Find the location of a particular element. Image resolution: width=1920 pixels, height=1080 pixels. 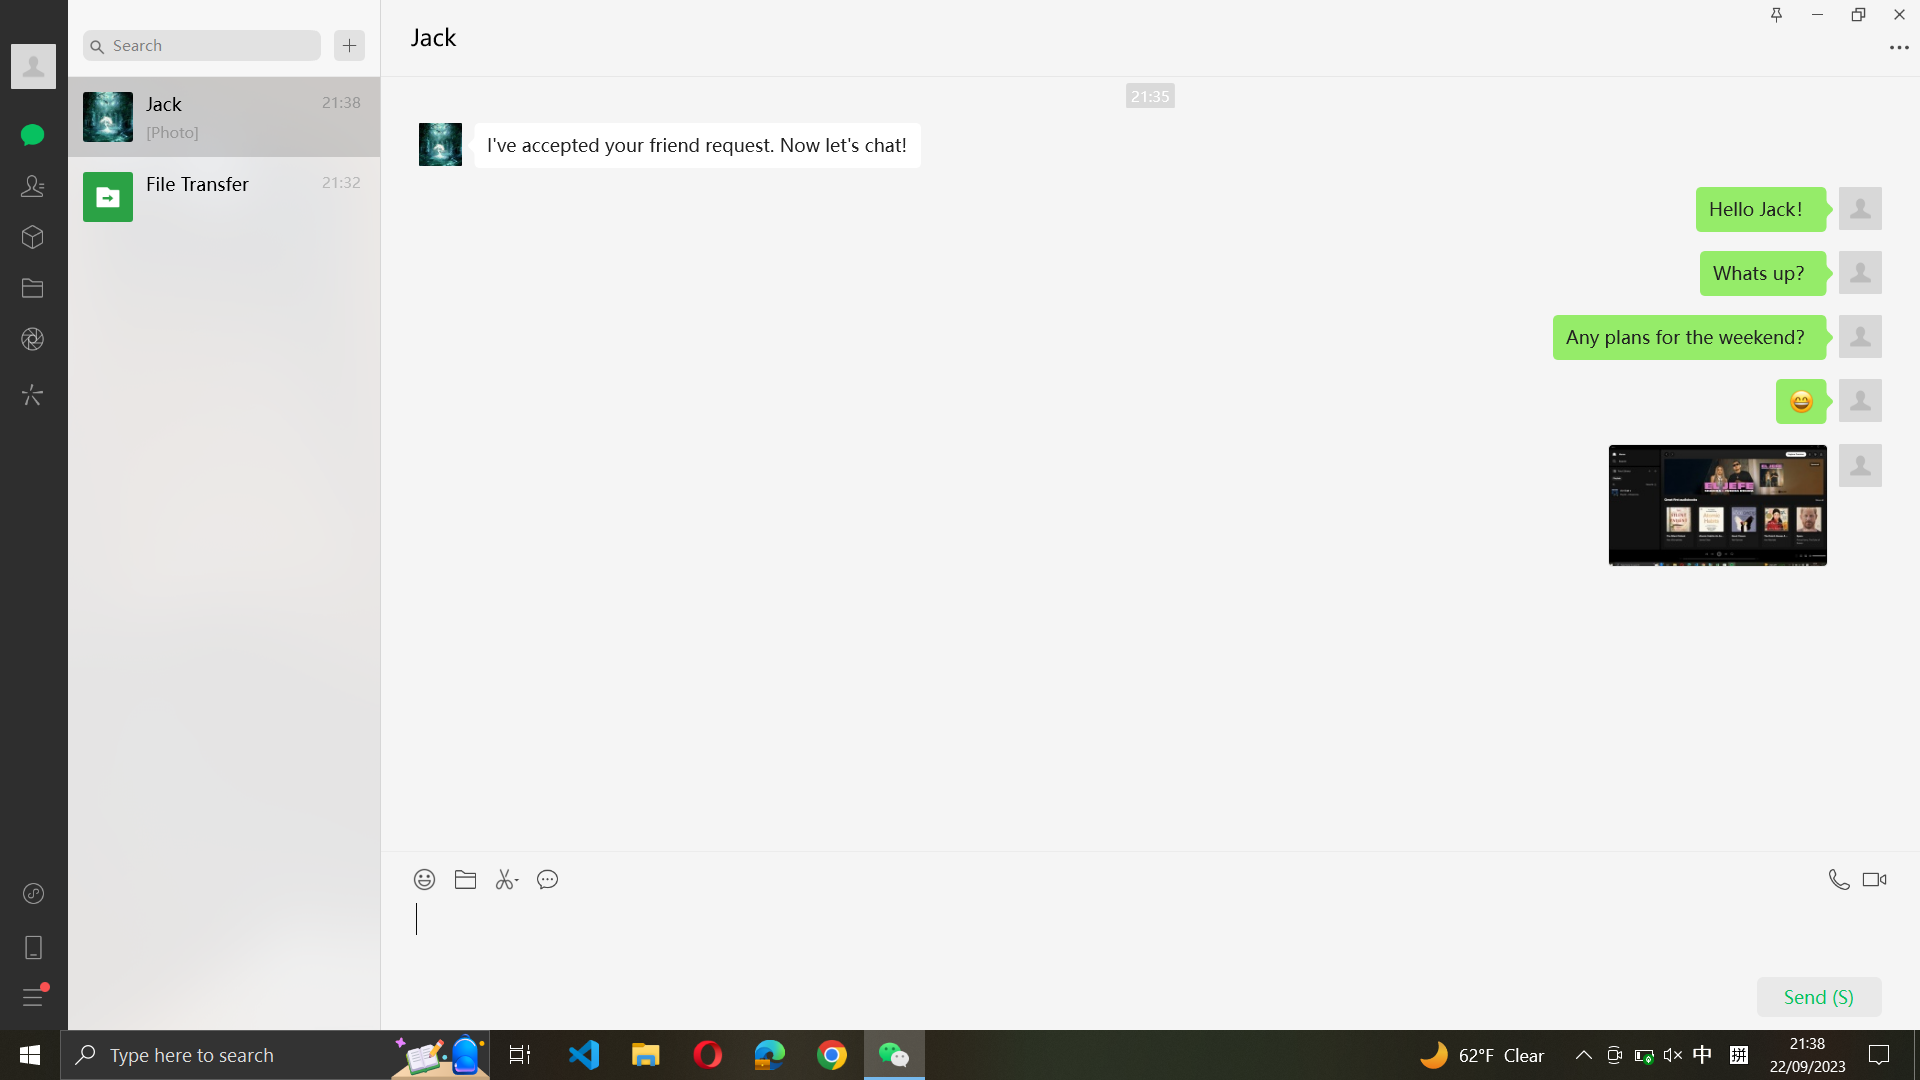

the camera functionality is located at coordinates (34, 340).